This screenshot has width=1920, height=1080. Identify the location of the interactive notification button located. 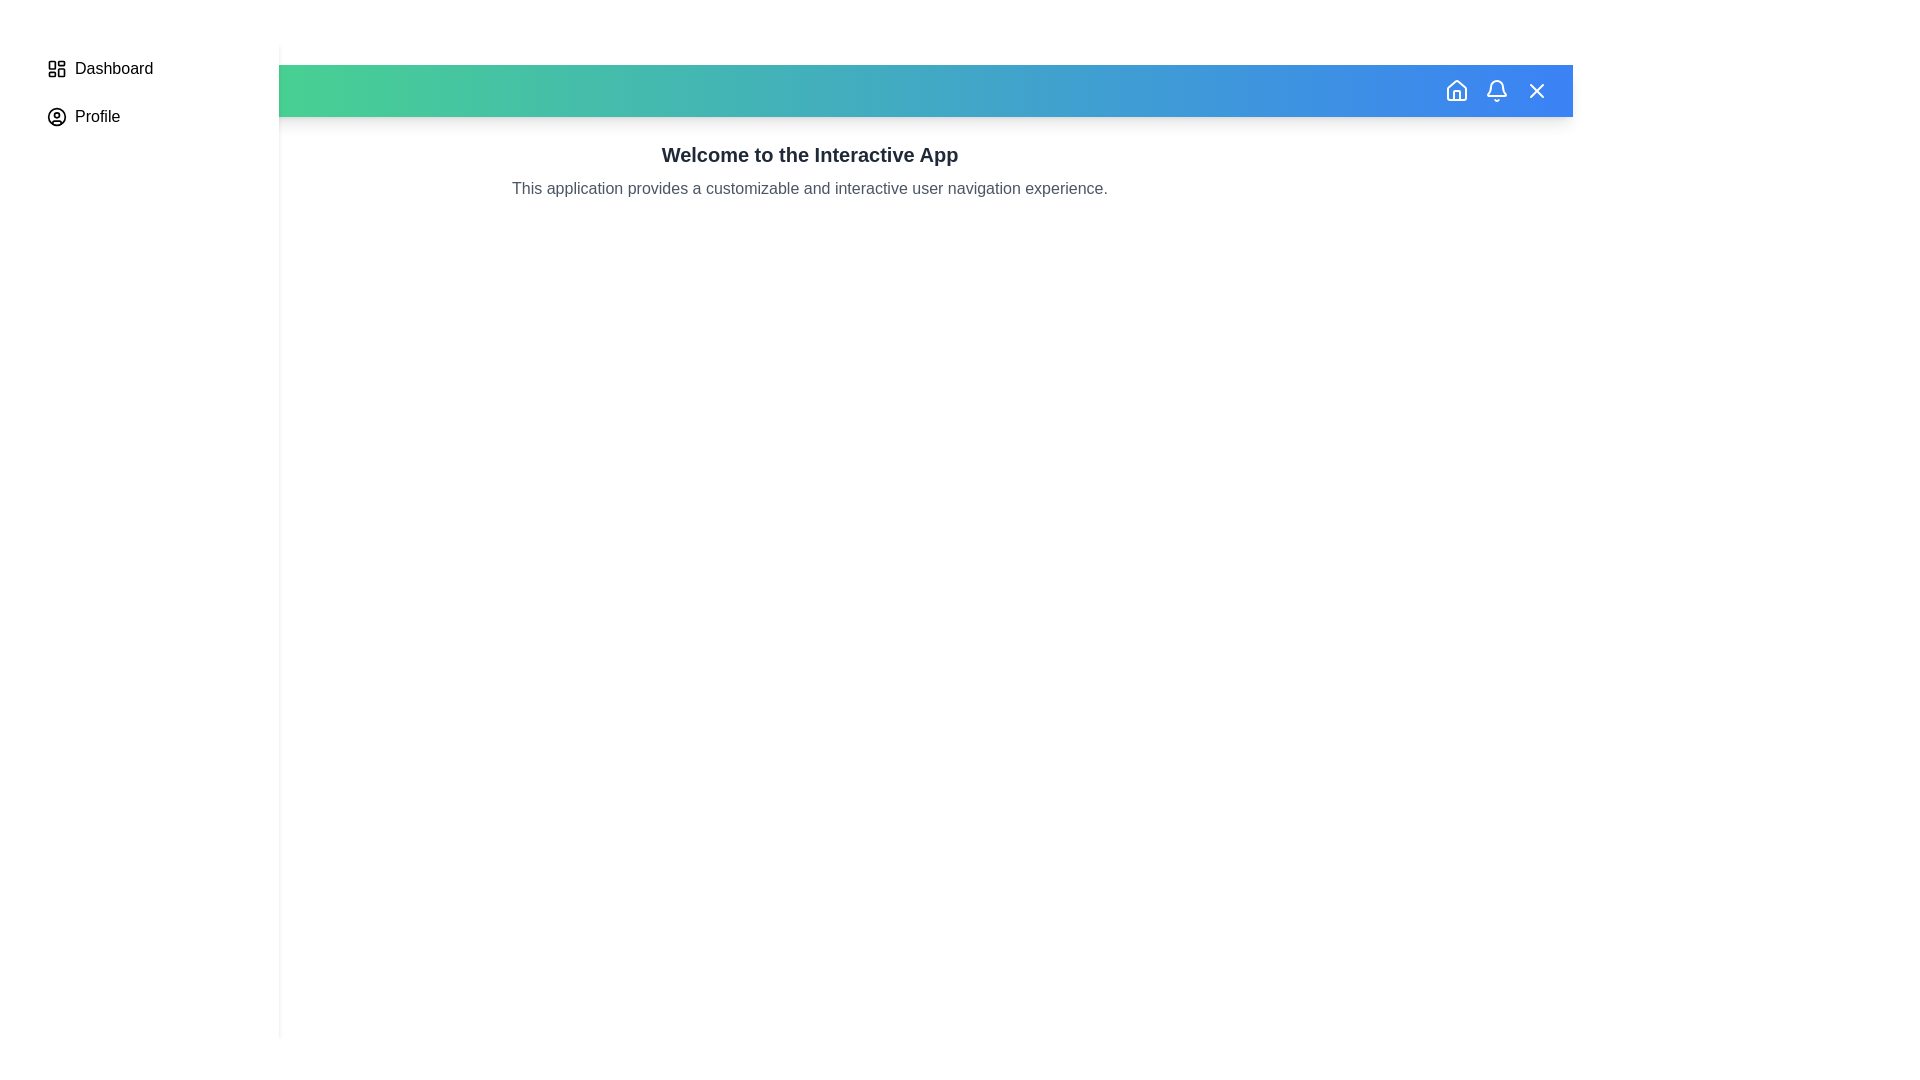
(1497, 91).